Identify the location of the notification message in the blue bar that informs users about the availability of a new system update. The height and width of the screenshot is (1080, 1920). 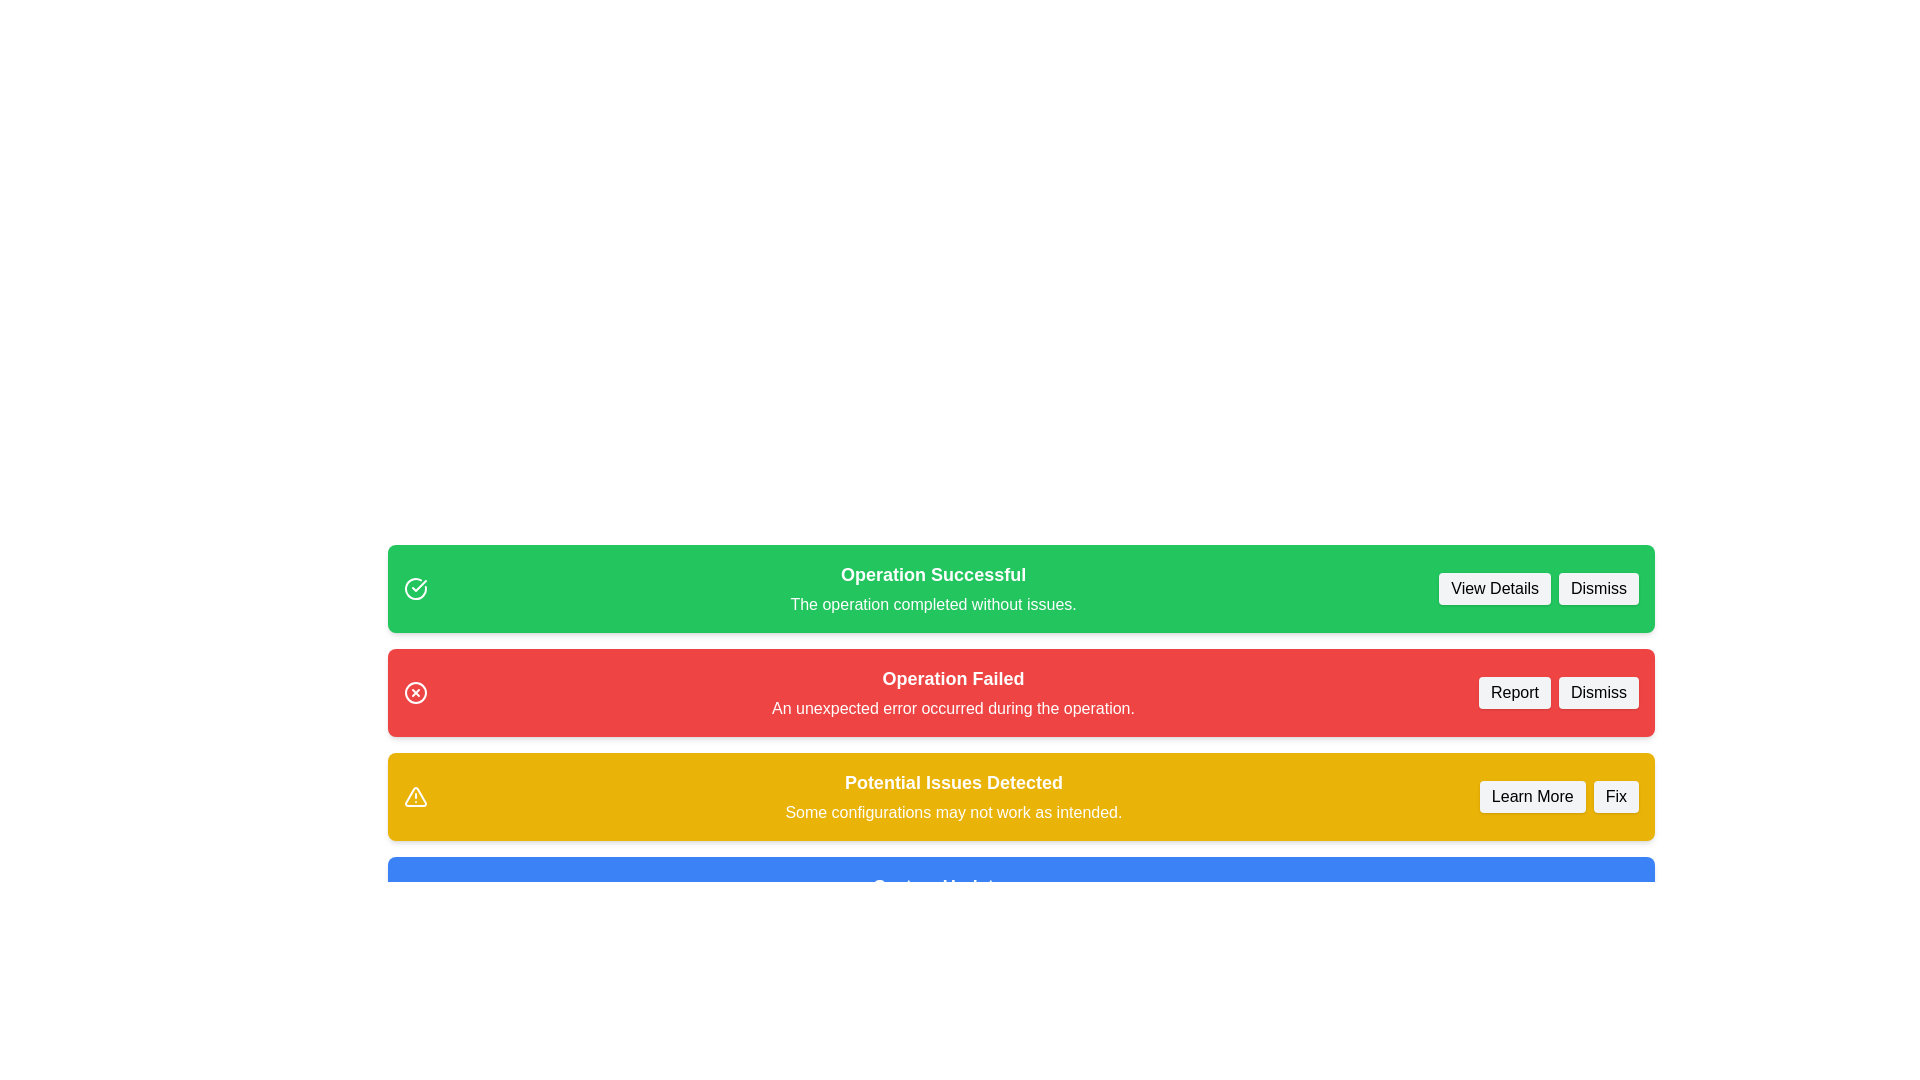
(937, 901).